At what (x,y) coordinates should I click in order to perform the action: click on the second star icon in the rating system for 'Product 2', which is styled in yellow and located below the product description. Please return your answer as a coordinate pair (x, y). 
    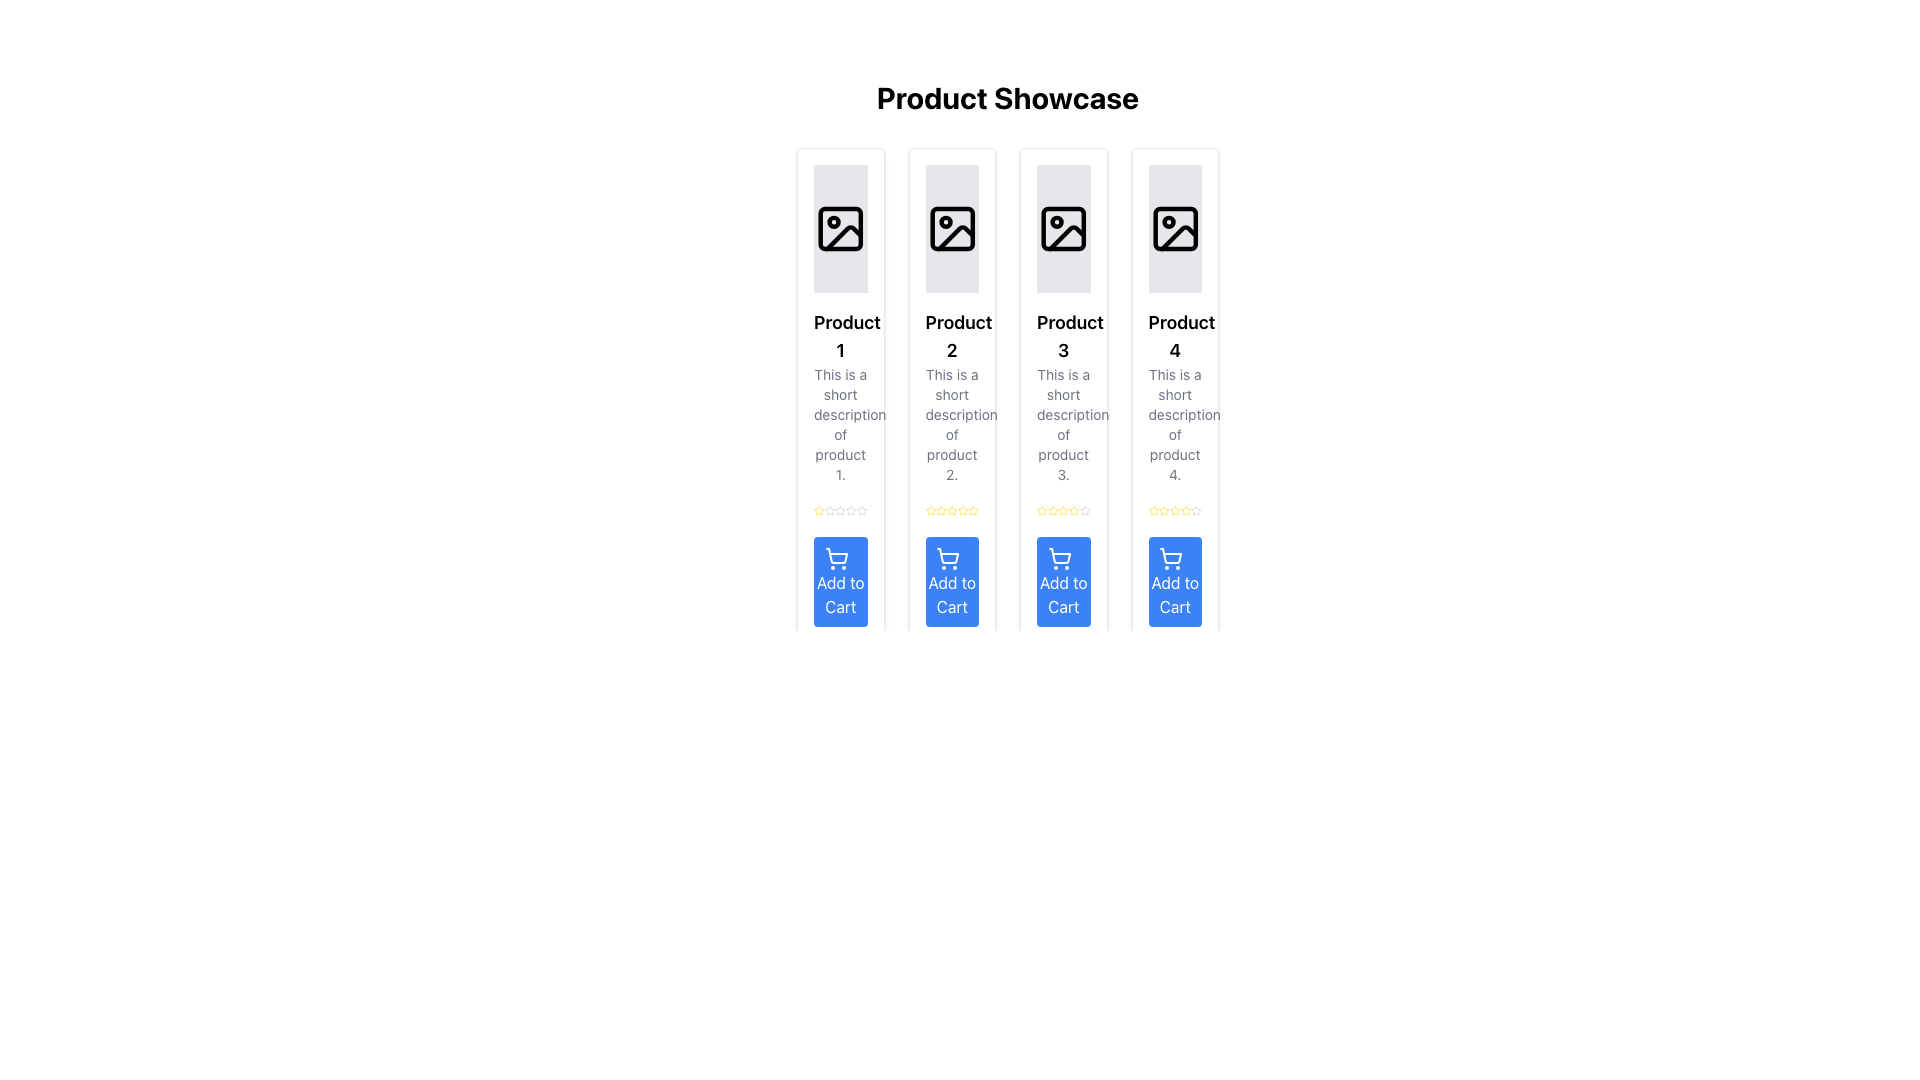
    Looking at the image, I should click on (951, 509).